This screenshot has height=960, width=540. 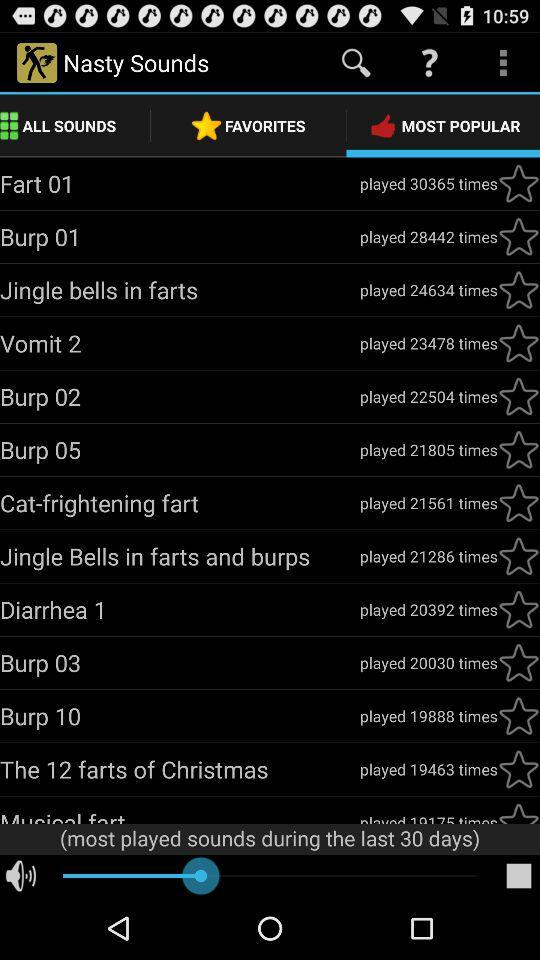 What do you see at coordinates (518, 768) in the screenshot?
I see `this sound to your favorites` at bounding box center [518, 768].